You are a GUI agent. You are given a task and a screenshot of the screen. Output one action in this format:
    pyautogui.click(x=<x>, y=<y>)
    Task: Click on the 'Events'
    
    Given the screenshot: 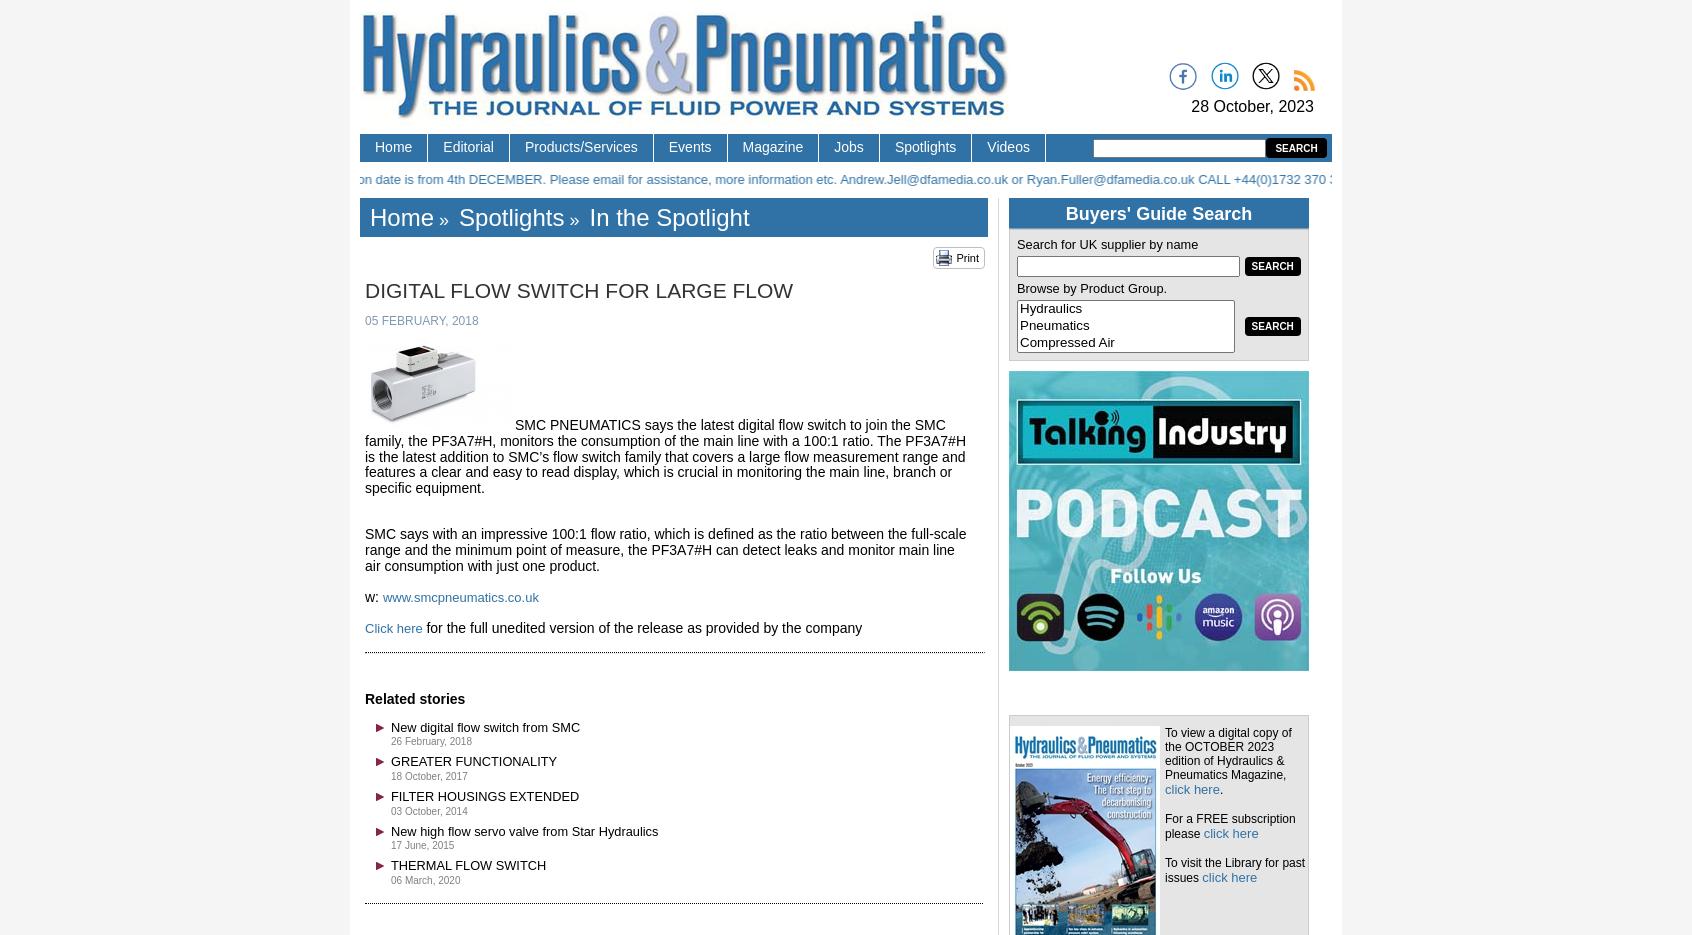 What is the action you would take?
    pyautogui.click(x=689, y=146)
    